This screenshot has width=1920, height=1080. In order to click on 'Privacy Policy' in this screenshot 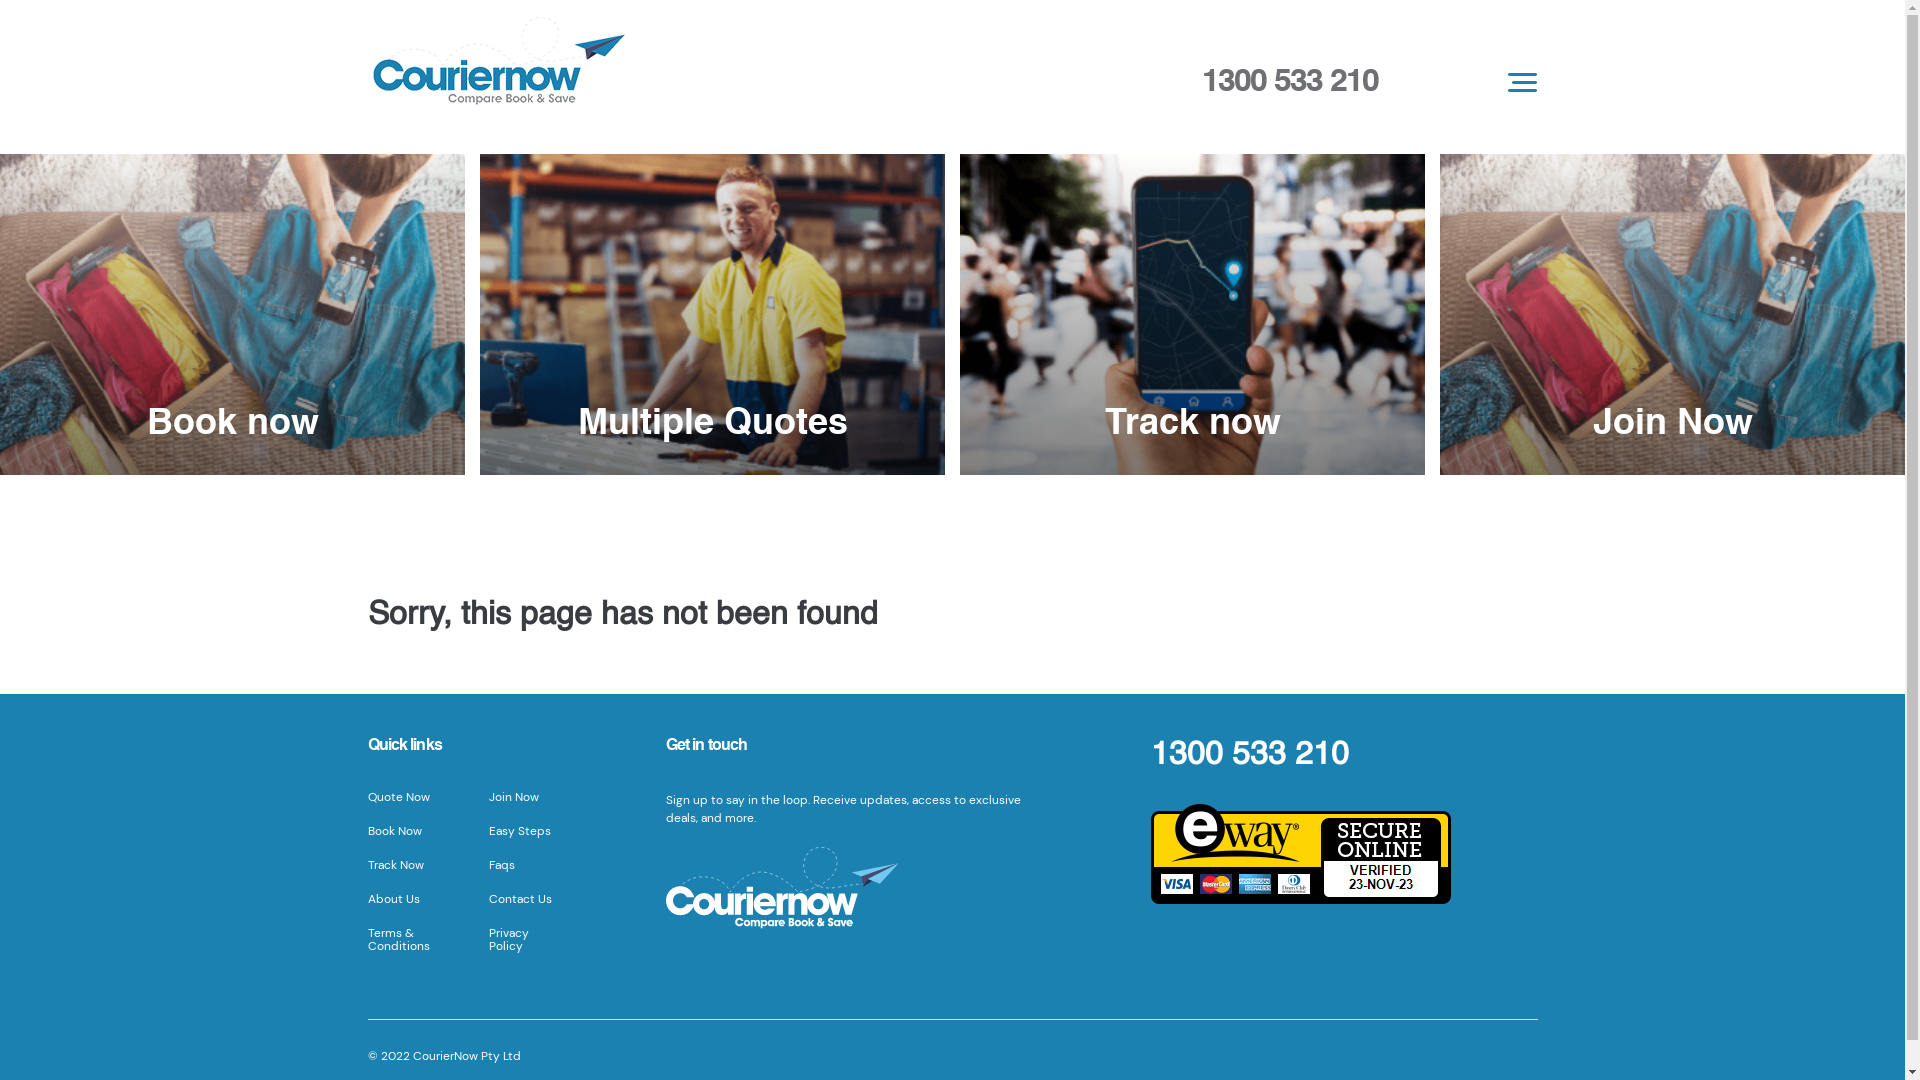, I will do `click(508, 940)`.